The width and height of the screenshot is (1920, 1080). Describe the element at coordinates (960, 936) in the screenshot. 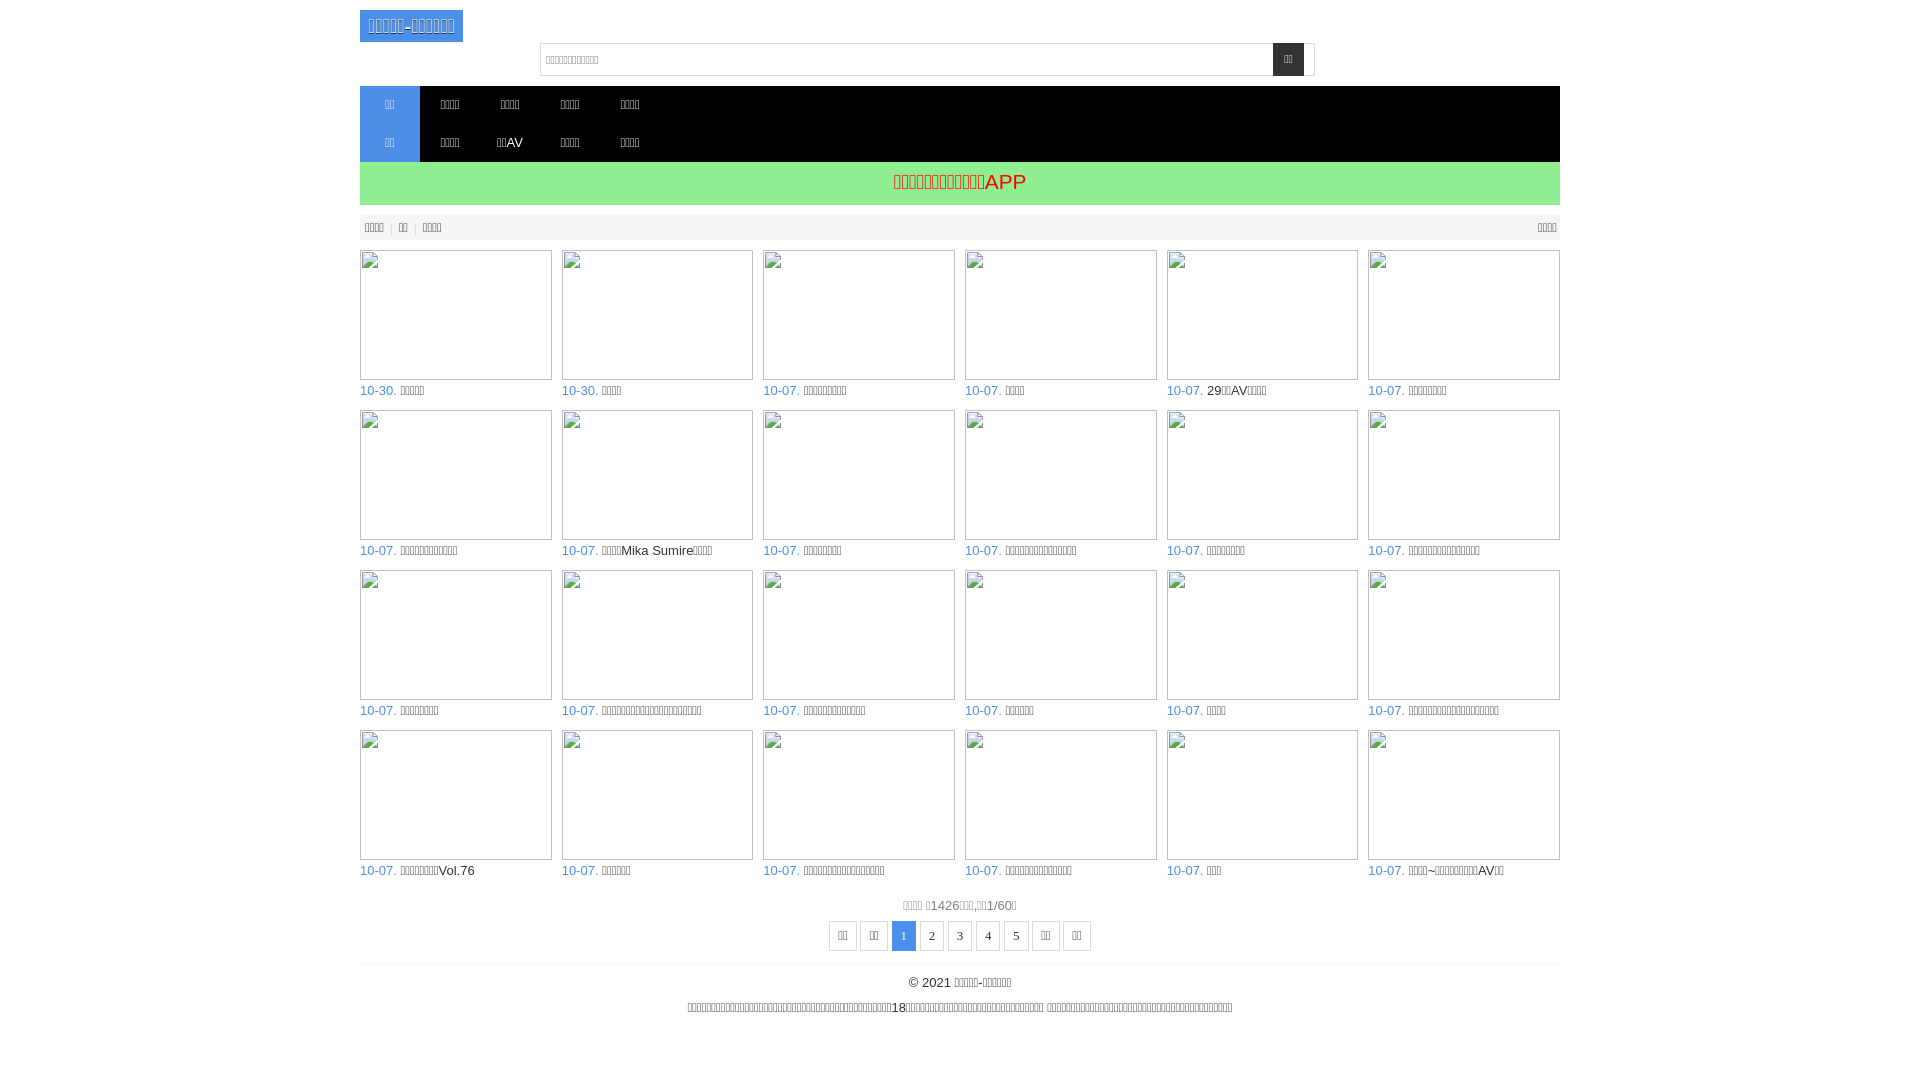

I see `'3'` at that location.